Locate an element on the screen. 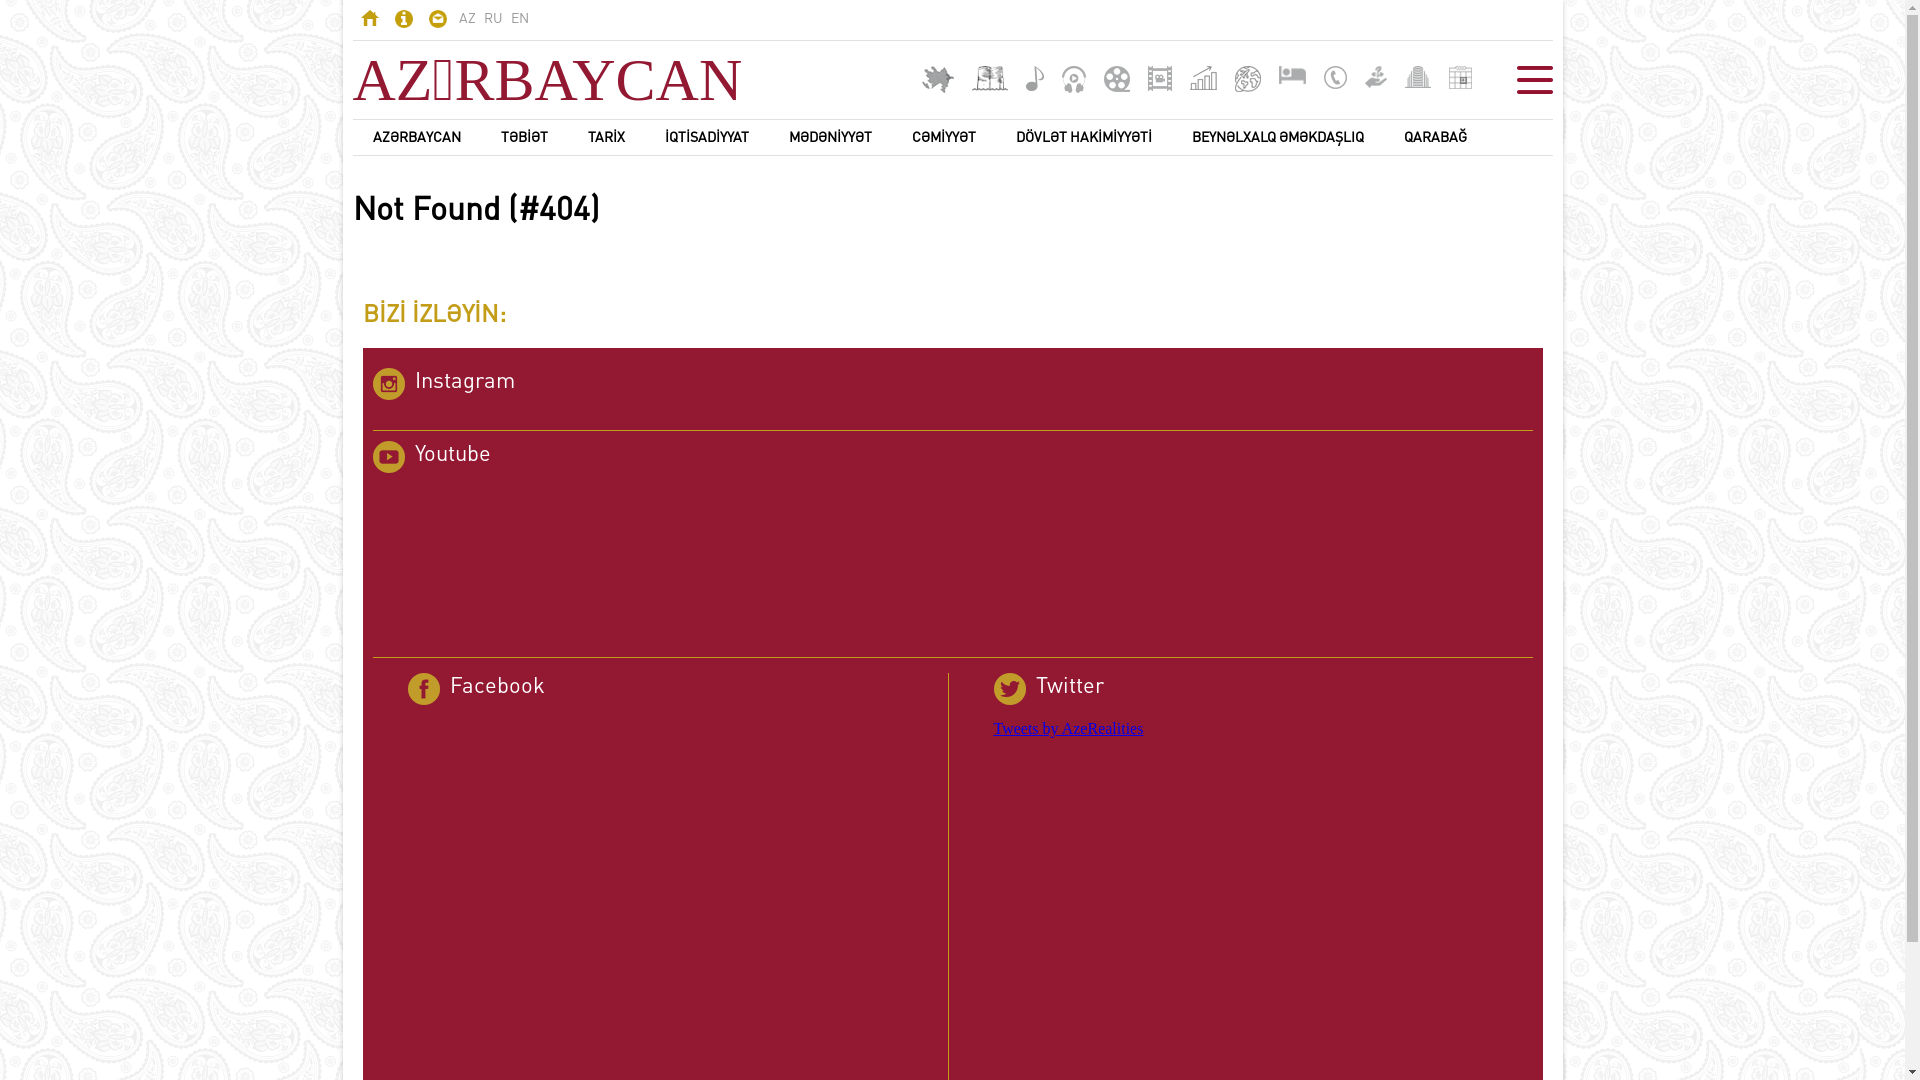 Image resolution: width=1920 pixels, height=1080 pixels. 'AZ' is located at coordinates (465, 19).